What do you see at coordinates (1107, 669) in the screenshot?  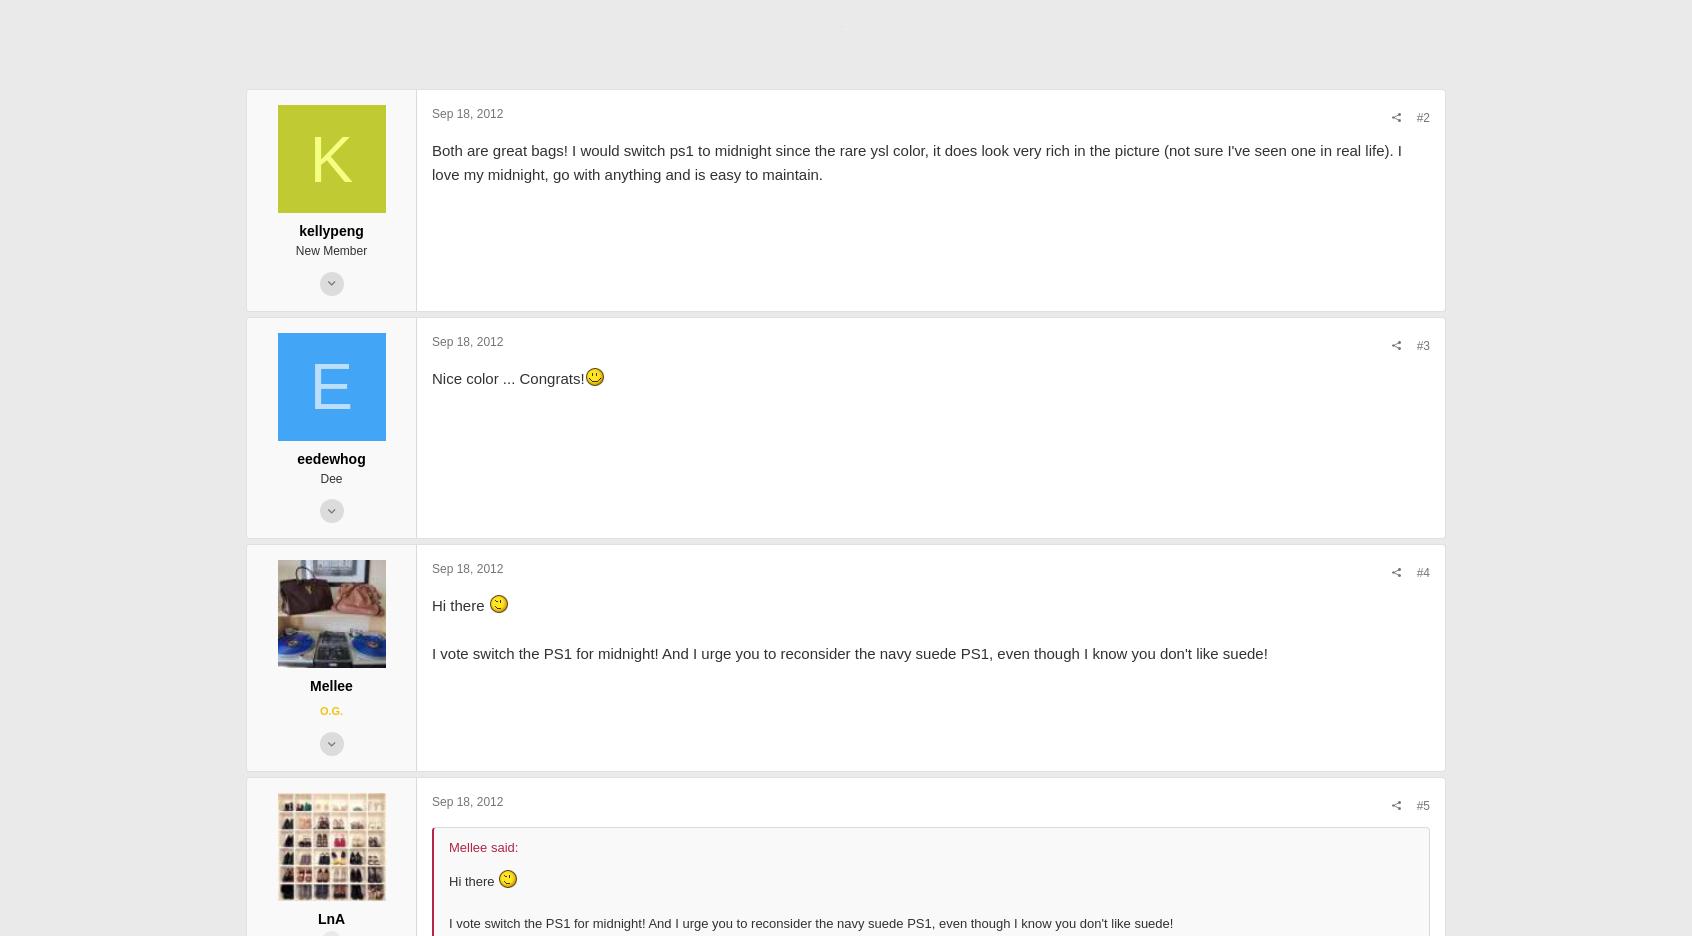 I see `'#4'` at bounding box center [1107, 669].